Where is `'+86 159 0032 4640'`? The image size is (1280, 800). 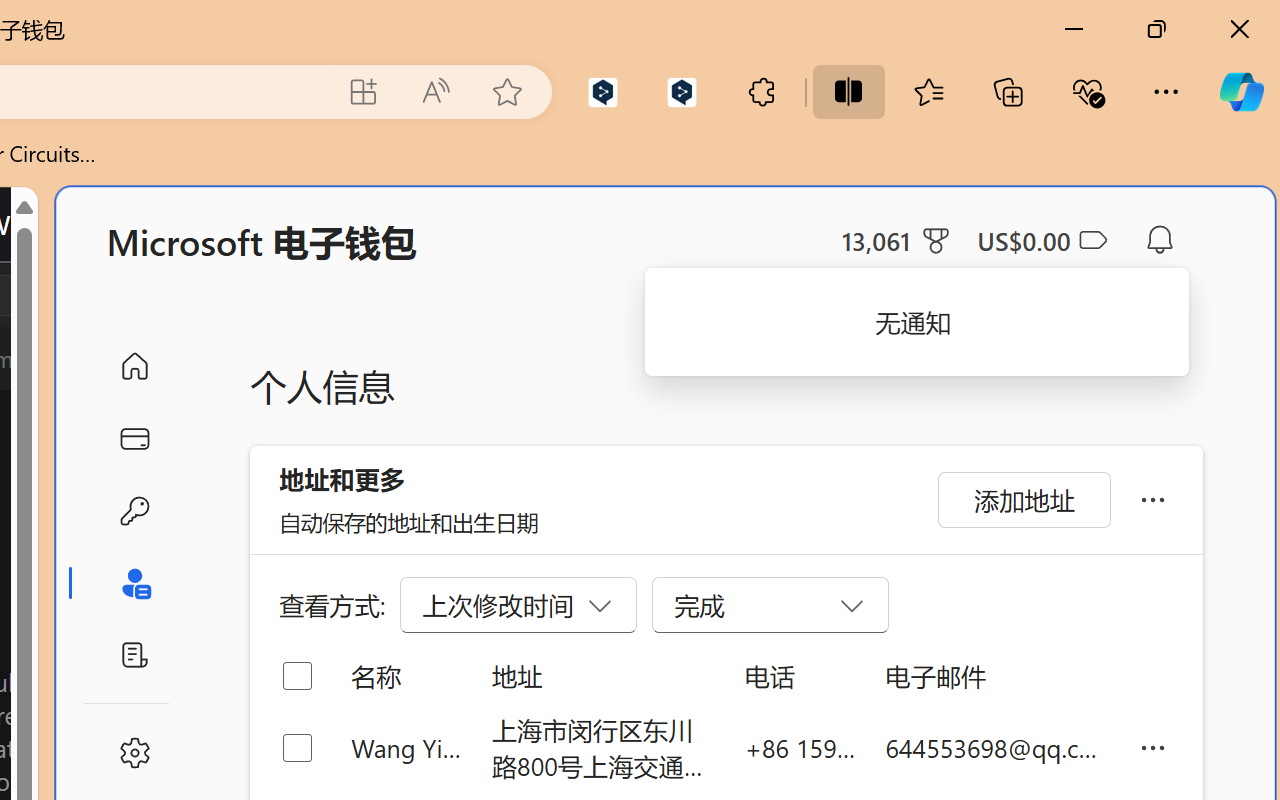
'+86 159 0032 4640' is located at coordinates (800, 747).